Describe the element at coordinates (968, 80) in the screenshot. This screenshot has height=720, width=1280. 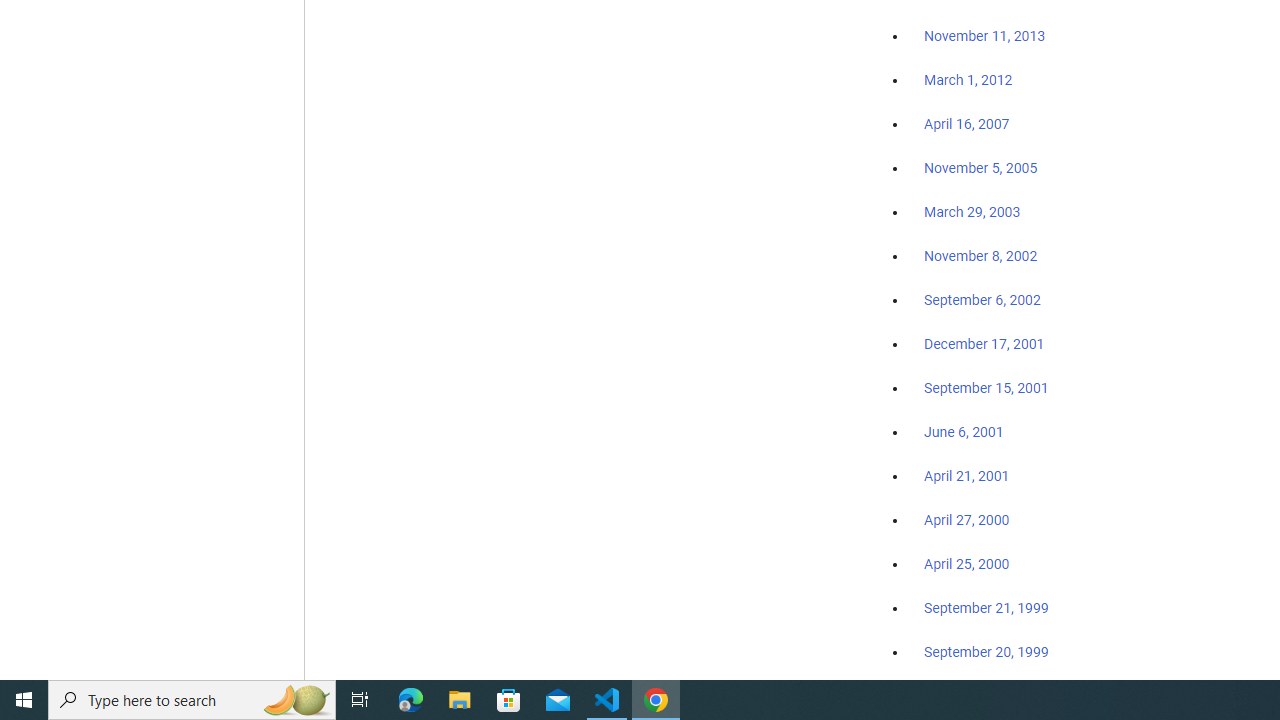
I see `'March 1, 2012'` at that location.